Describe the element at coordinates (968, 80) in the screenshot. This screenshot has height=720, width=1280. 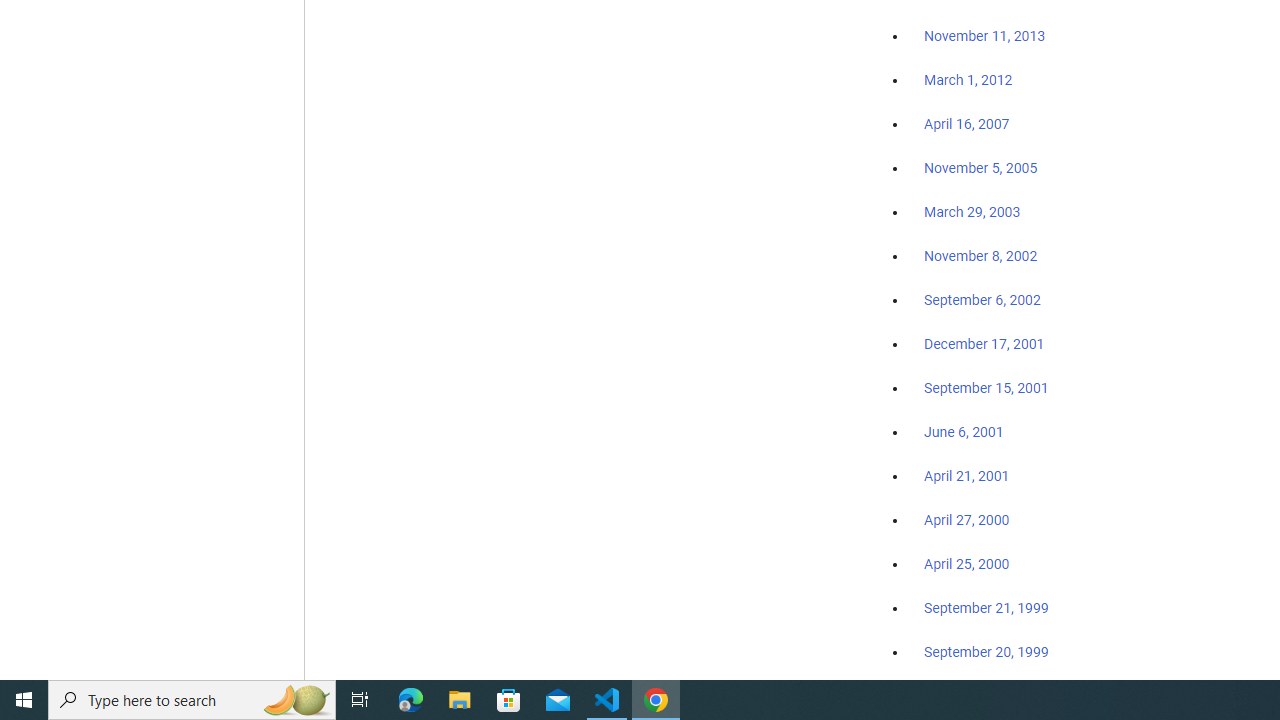
I see `'March 1, 2012'` at that location.